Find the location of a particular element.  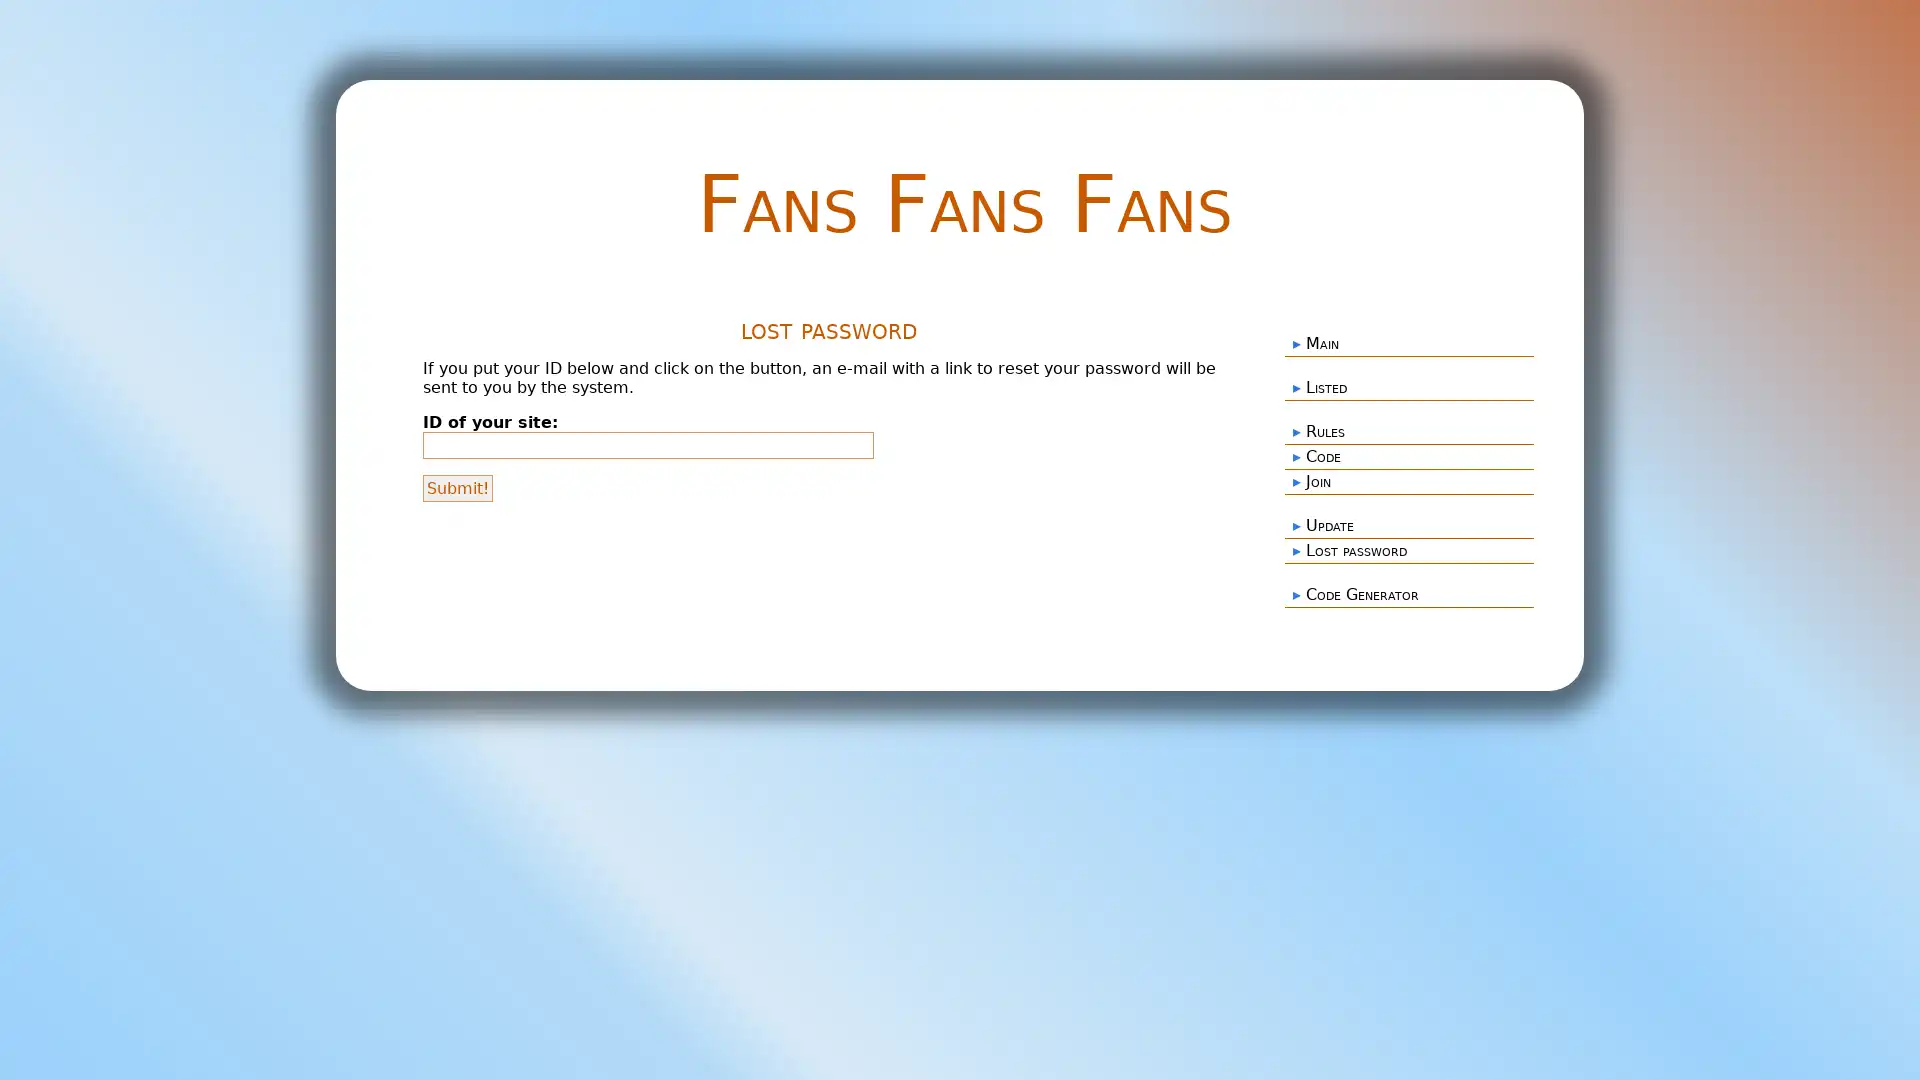

Submit! is located at coordinates (456, 487).